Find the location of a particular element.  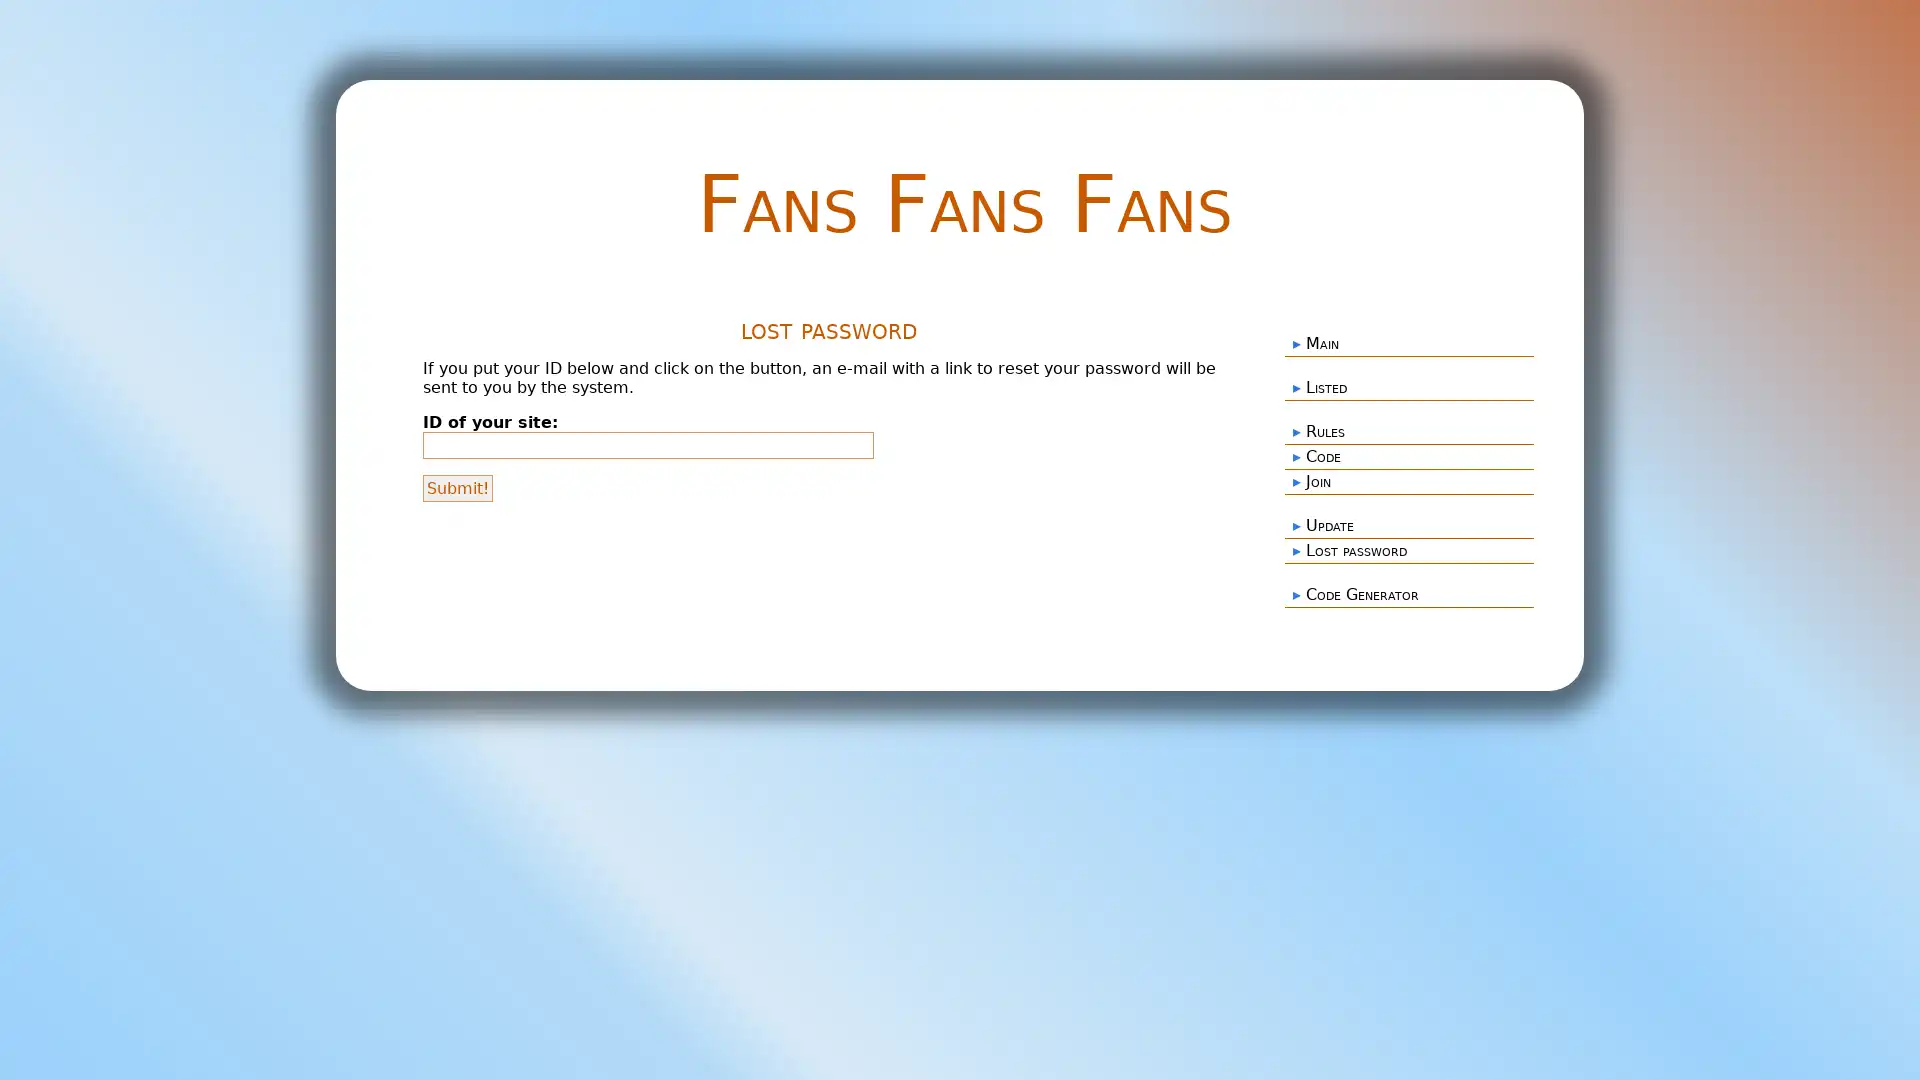

Submit! is located at coordinates (456, 487).